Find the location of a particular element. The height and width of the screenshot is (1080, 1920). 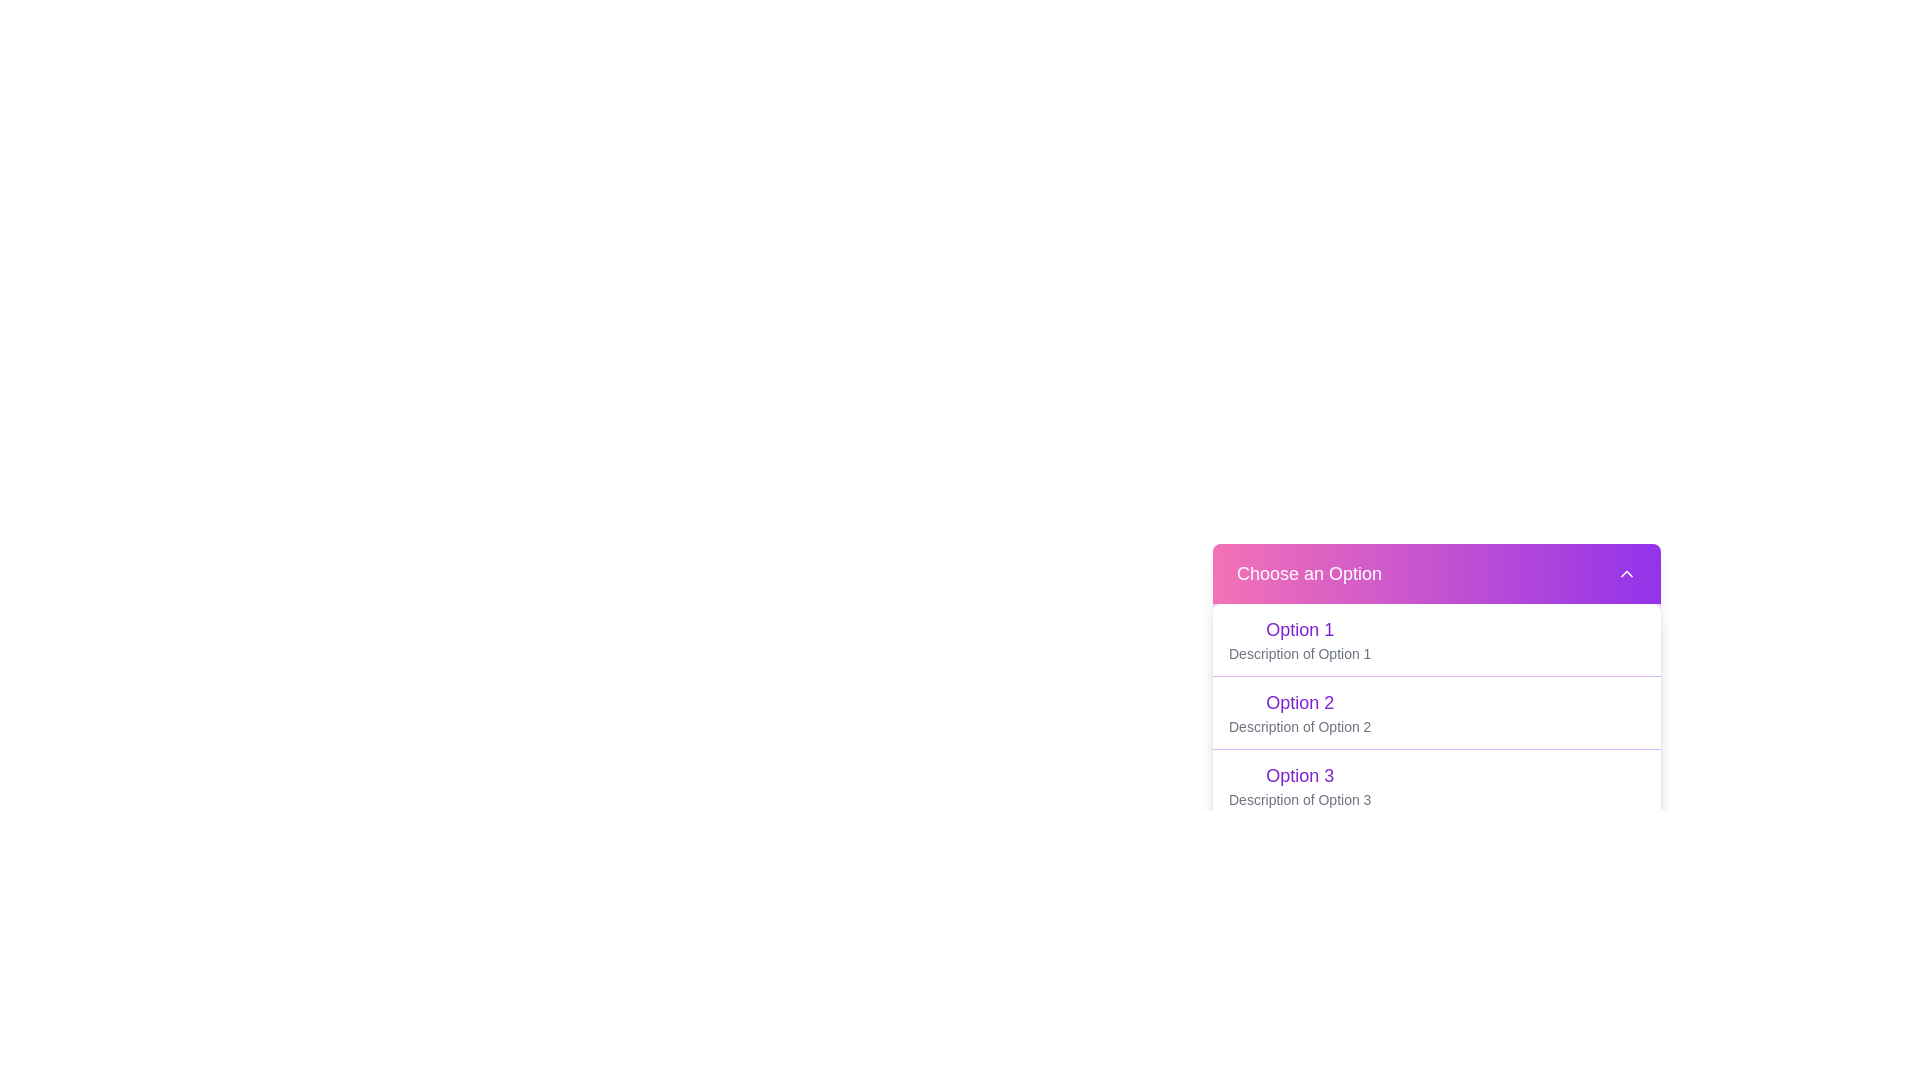

the text element displaying 'Description of Option 1', which is located below the label 'Option 1' in the dropdown menu labeled 'Choose an Option' is located at coordinates (1300, 654).